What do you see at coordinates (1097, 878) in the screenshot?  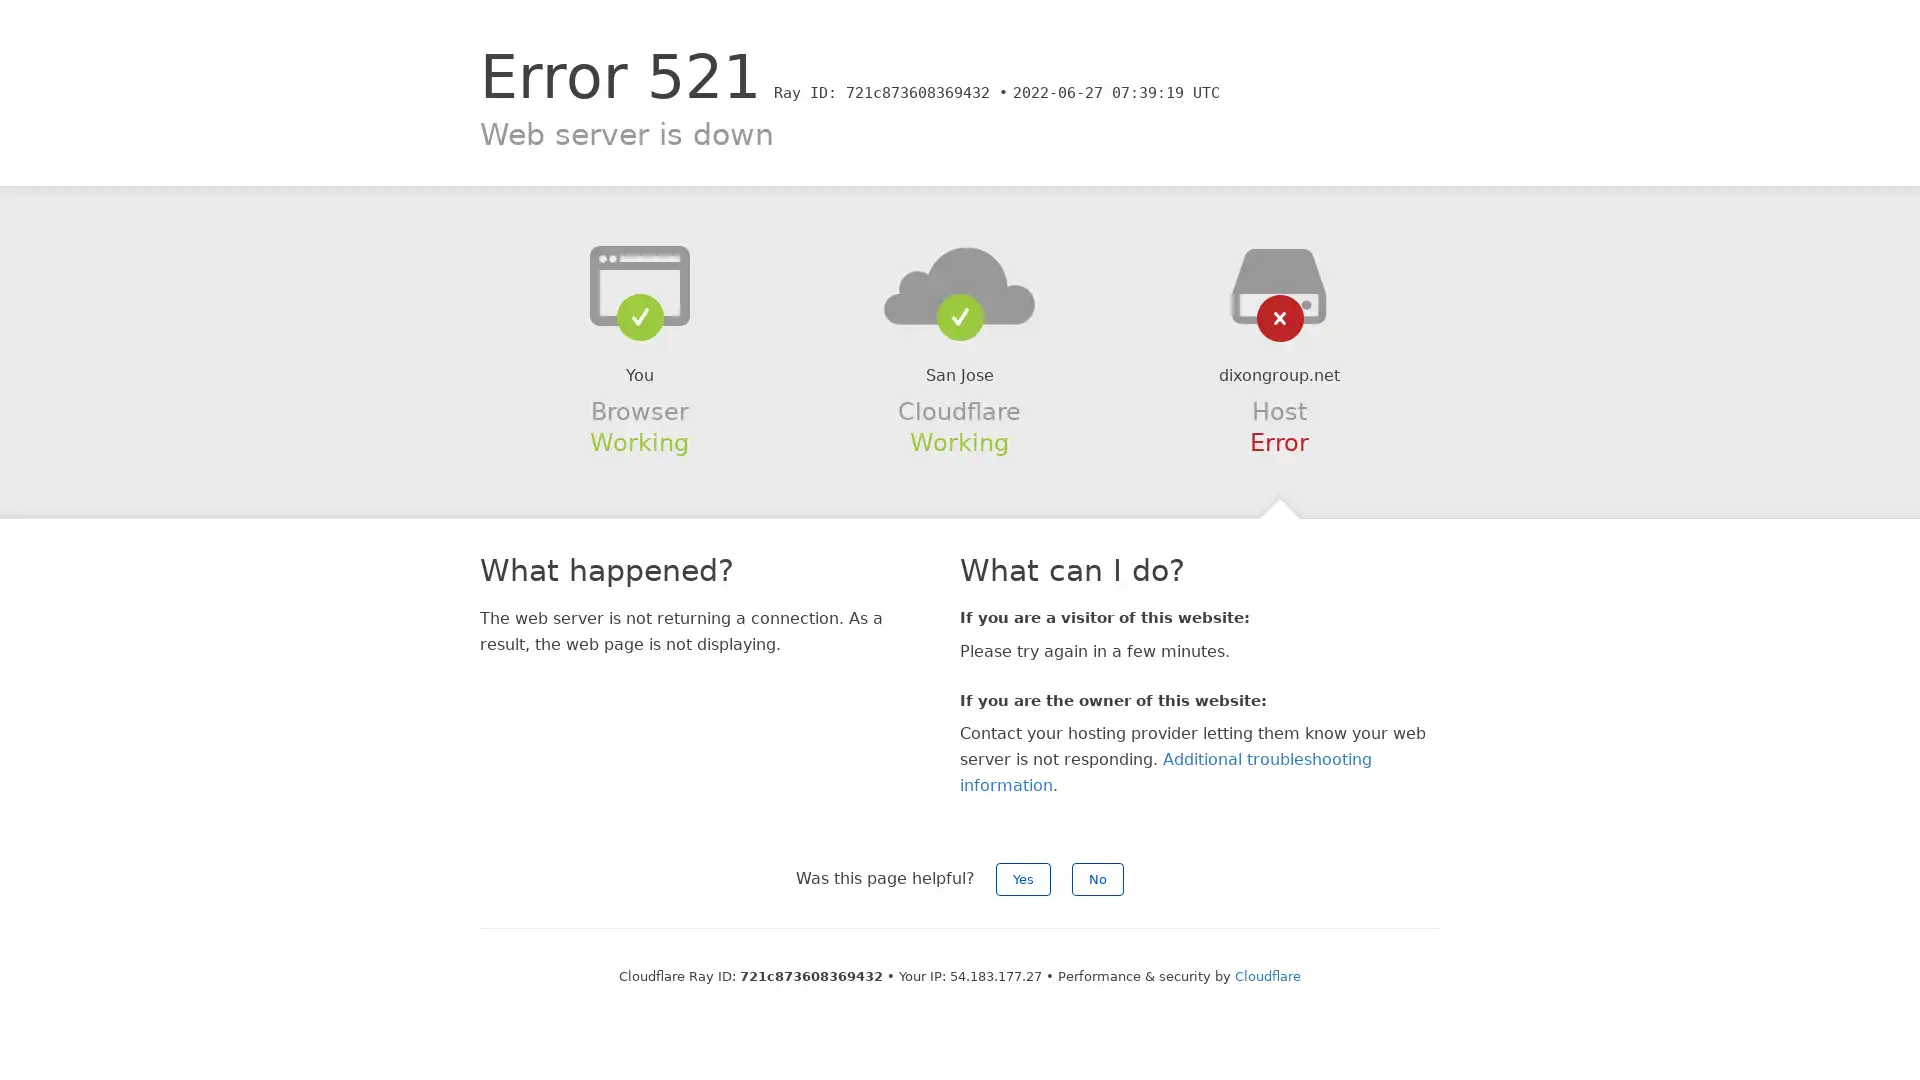 I see `No` at bounding box center [1097, 878].